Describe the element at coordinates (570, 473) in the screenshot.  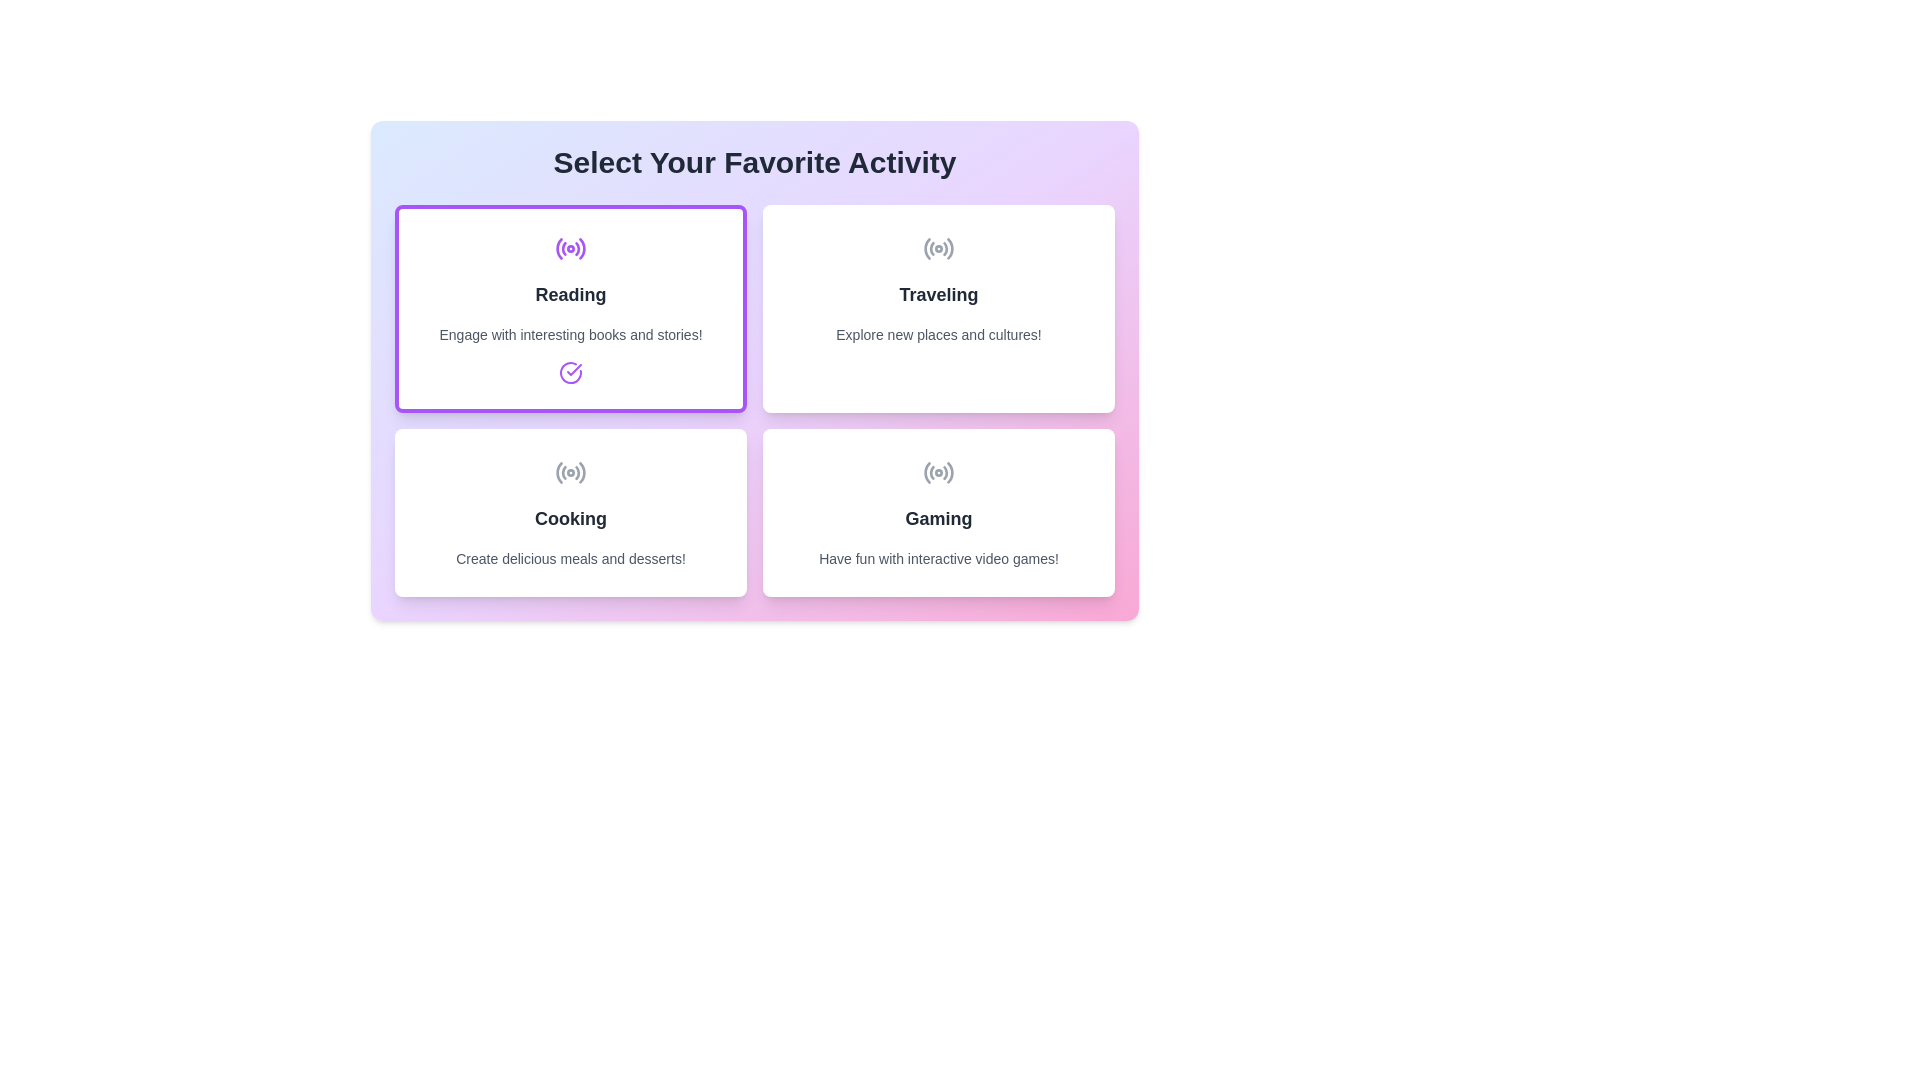
I see `the design and context of the 'Cooking' category icon, which is located at the top center of the 'Cooking' card in the bottom left quadrant of the four-card layout` at that location.